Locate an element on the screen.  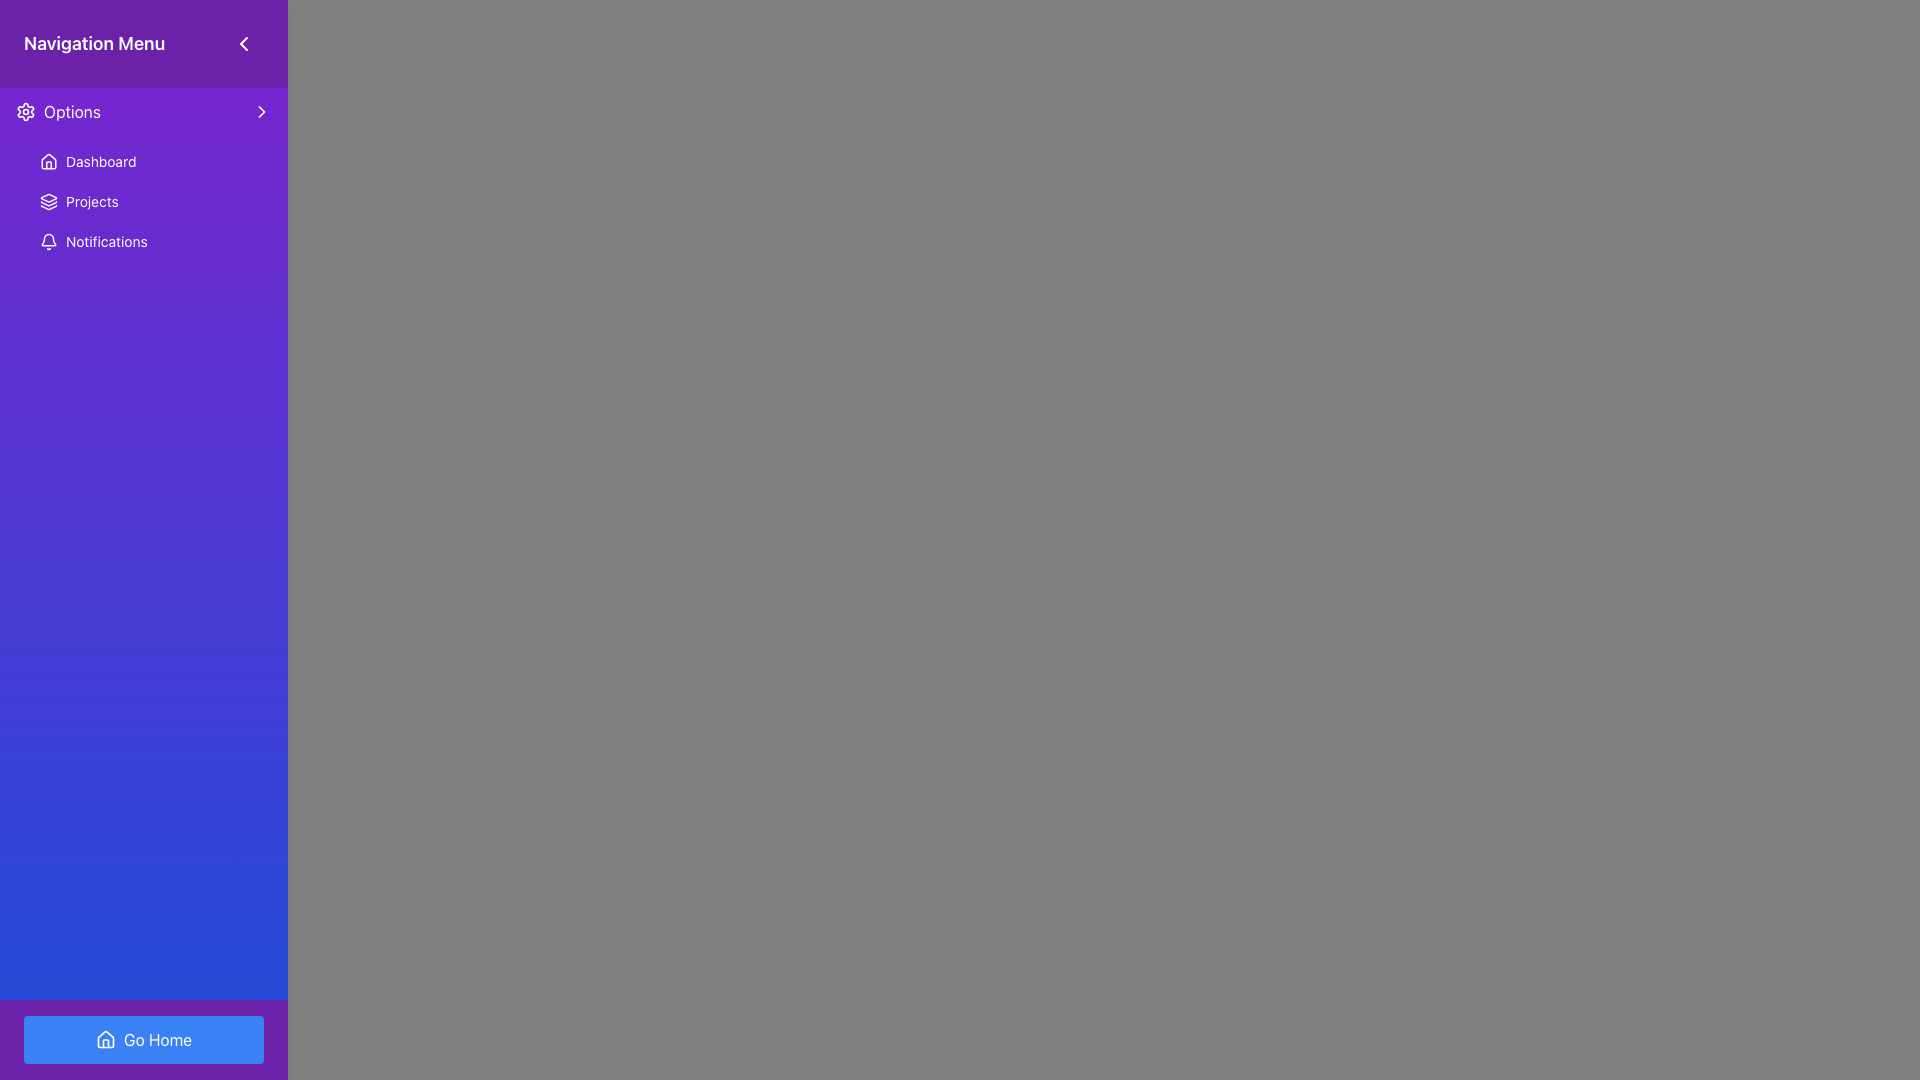
the circular button with a left-pointing chevron icon located in the top right corner of the navigation menu bar to go back is located at coordinates (243, 43).